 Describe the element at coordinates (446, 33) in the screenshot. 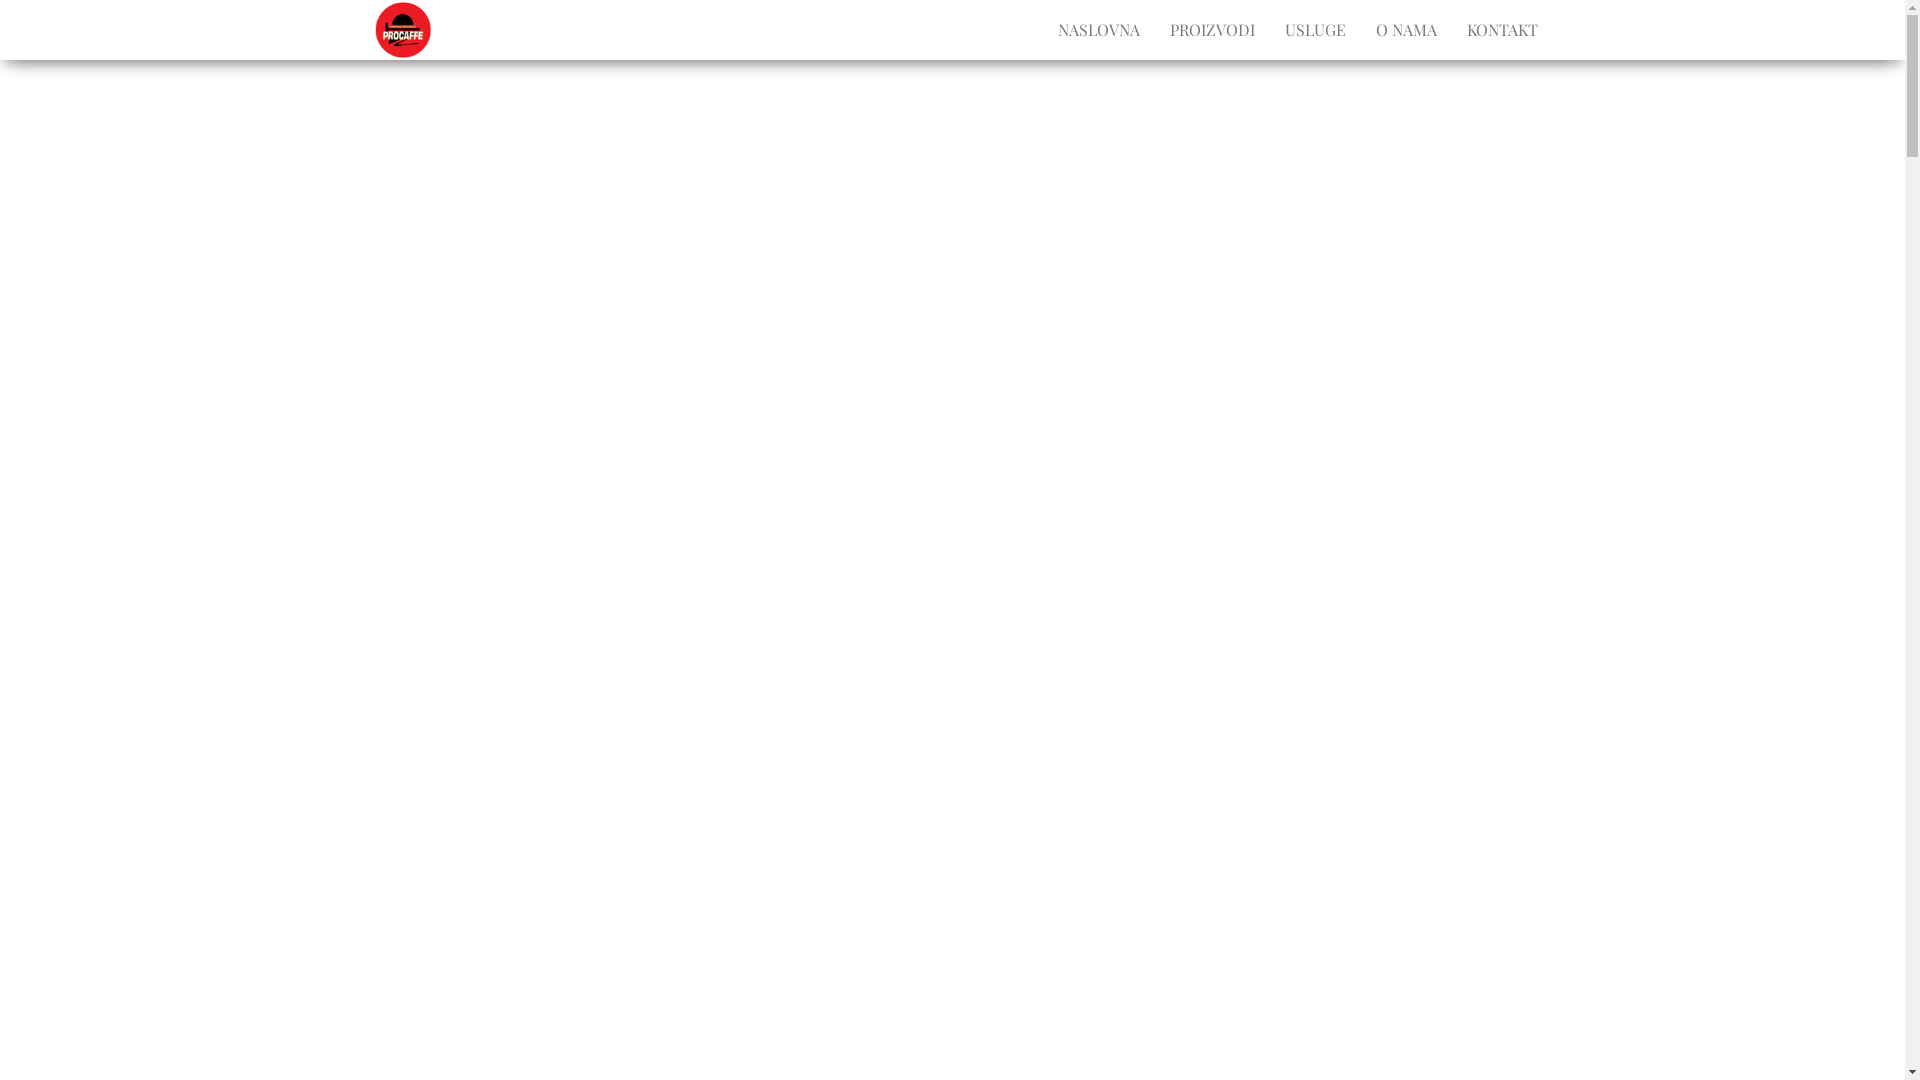

I see `'Procaffe d.o.o.'` at that location.